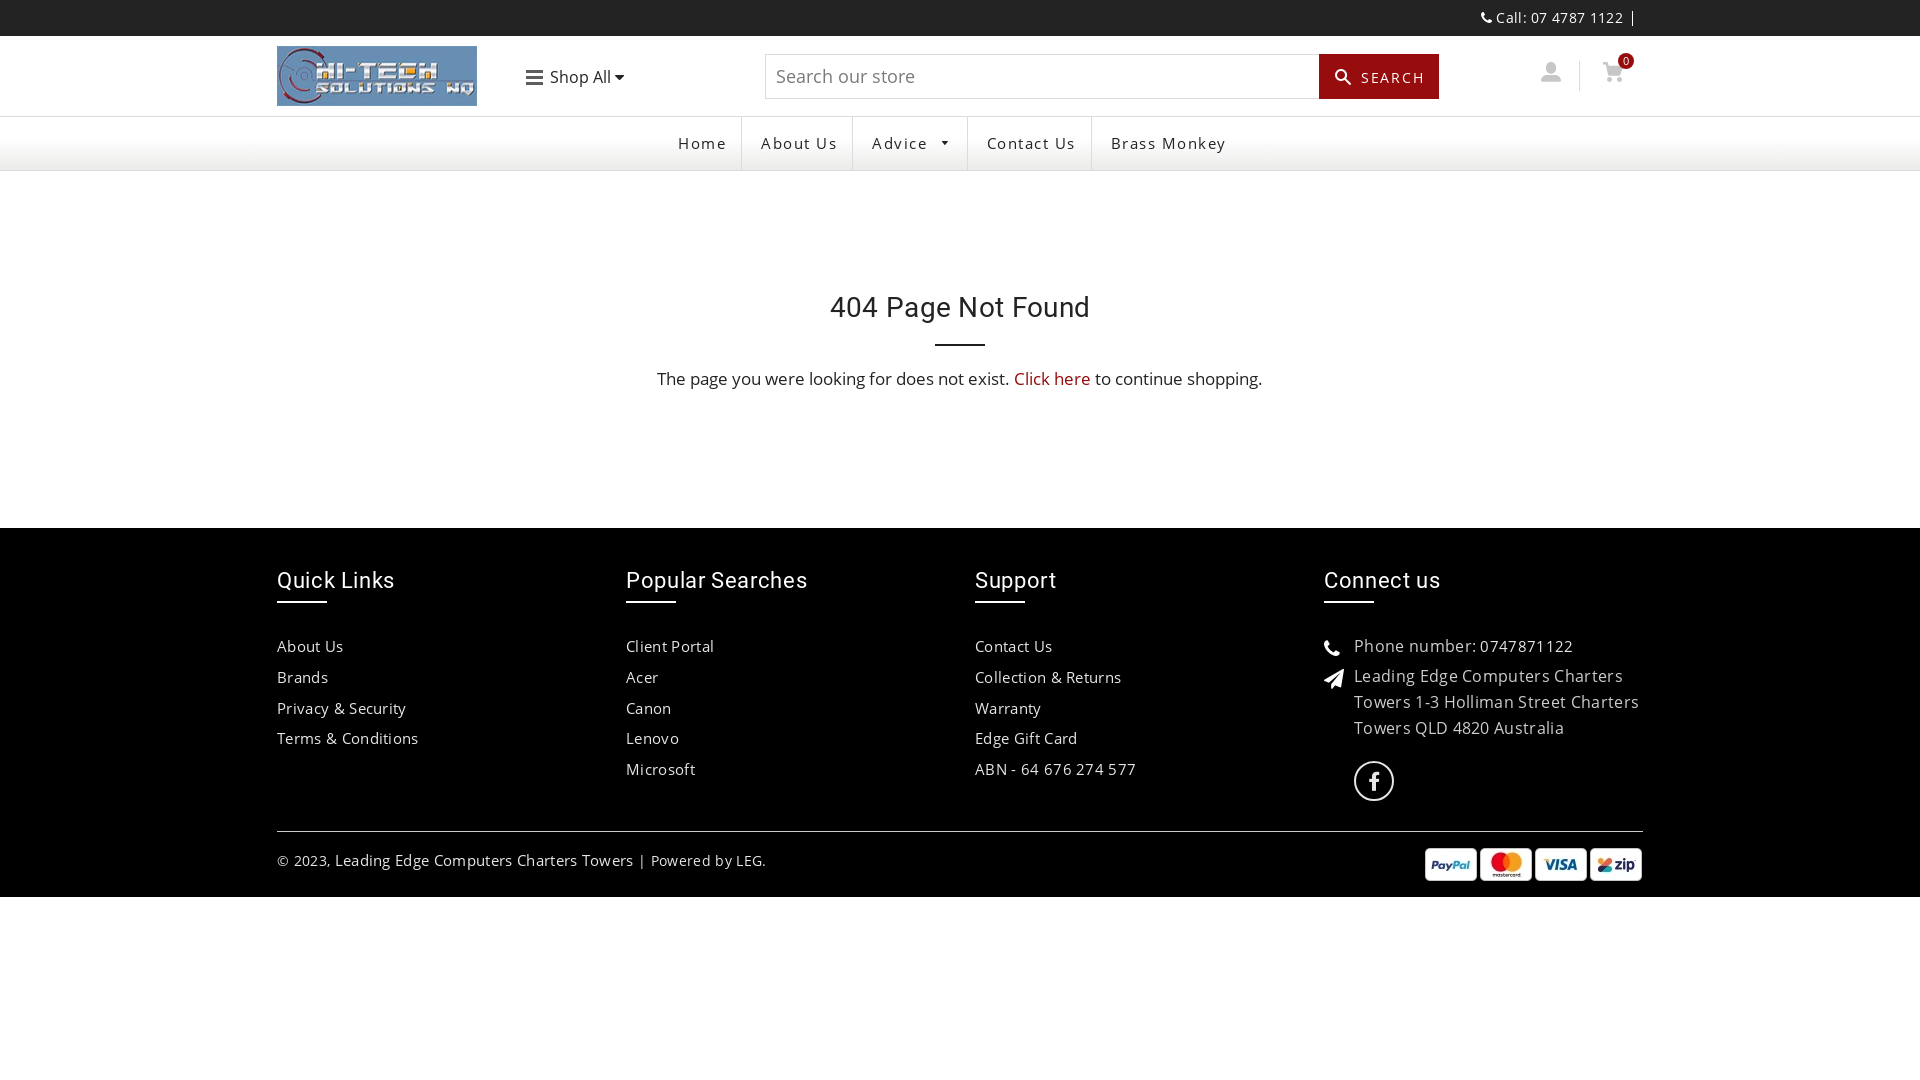 The height and width of the screenshot is (1080, 1920). What do you see at coordinates (341, 707) in the screenshot?
I see `'Privacy & Security'` at bounding box center [341, 707].